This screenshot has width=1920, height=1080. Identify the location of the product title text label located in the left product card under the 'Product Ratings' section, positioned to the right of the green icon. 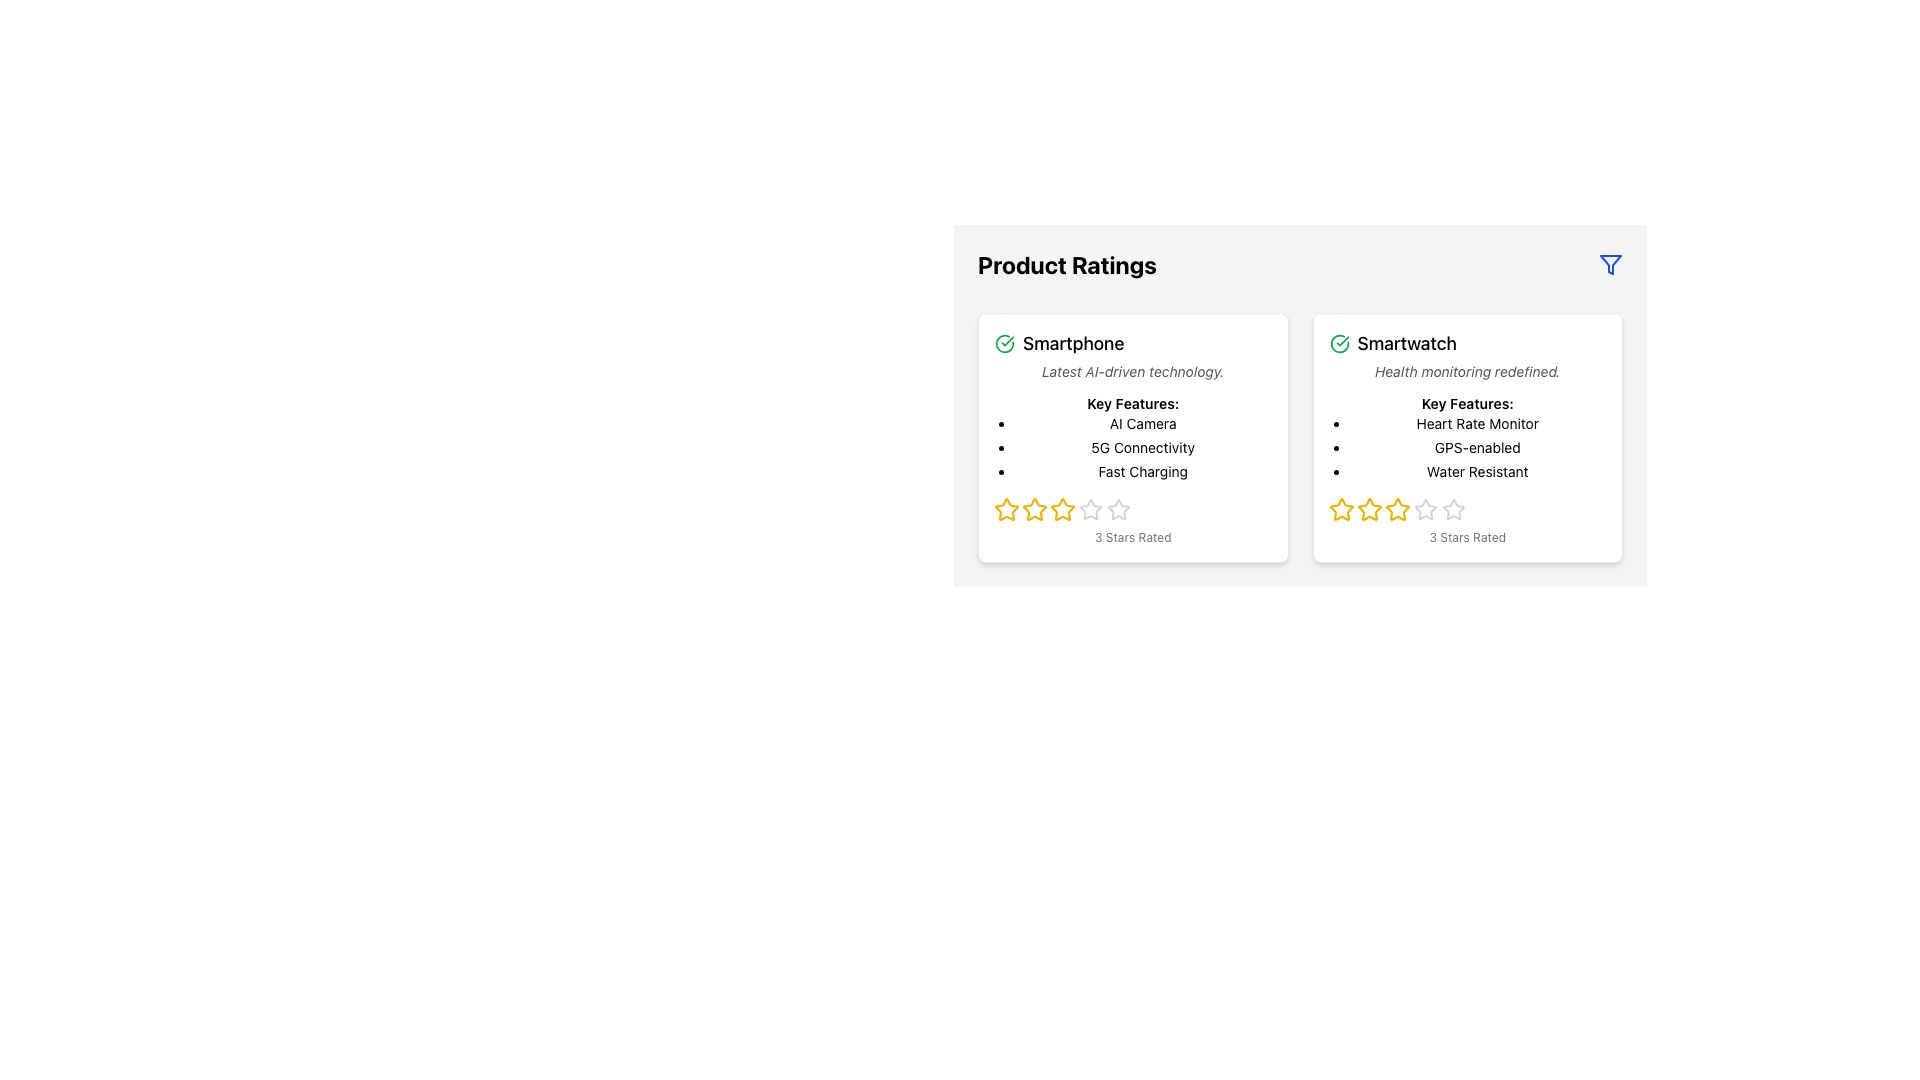
(1072, 342).